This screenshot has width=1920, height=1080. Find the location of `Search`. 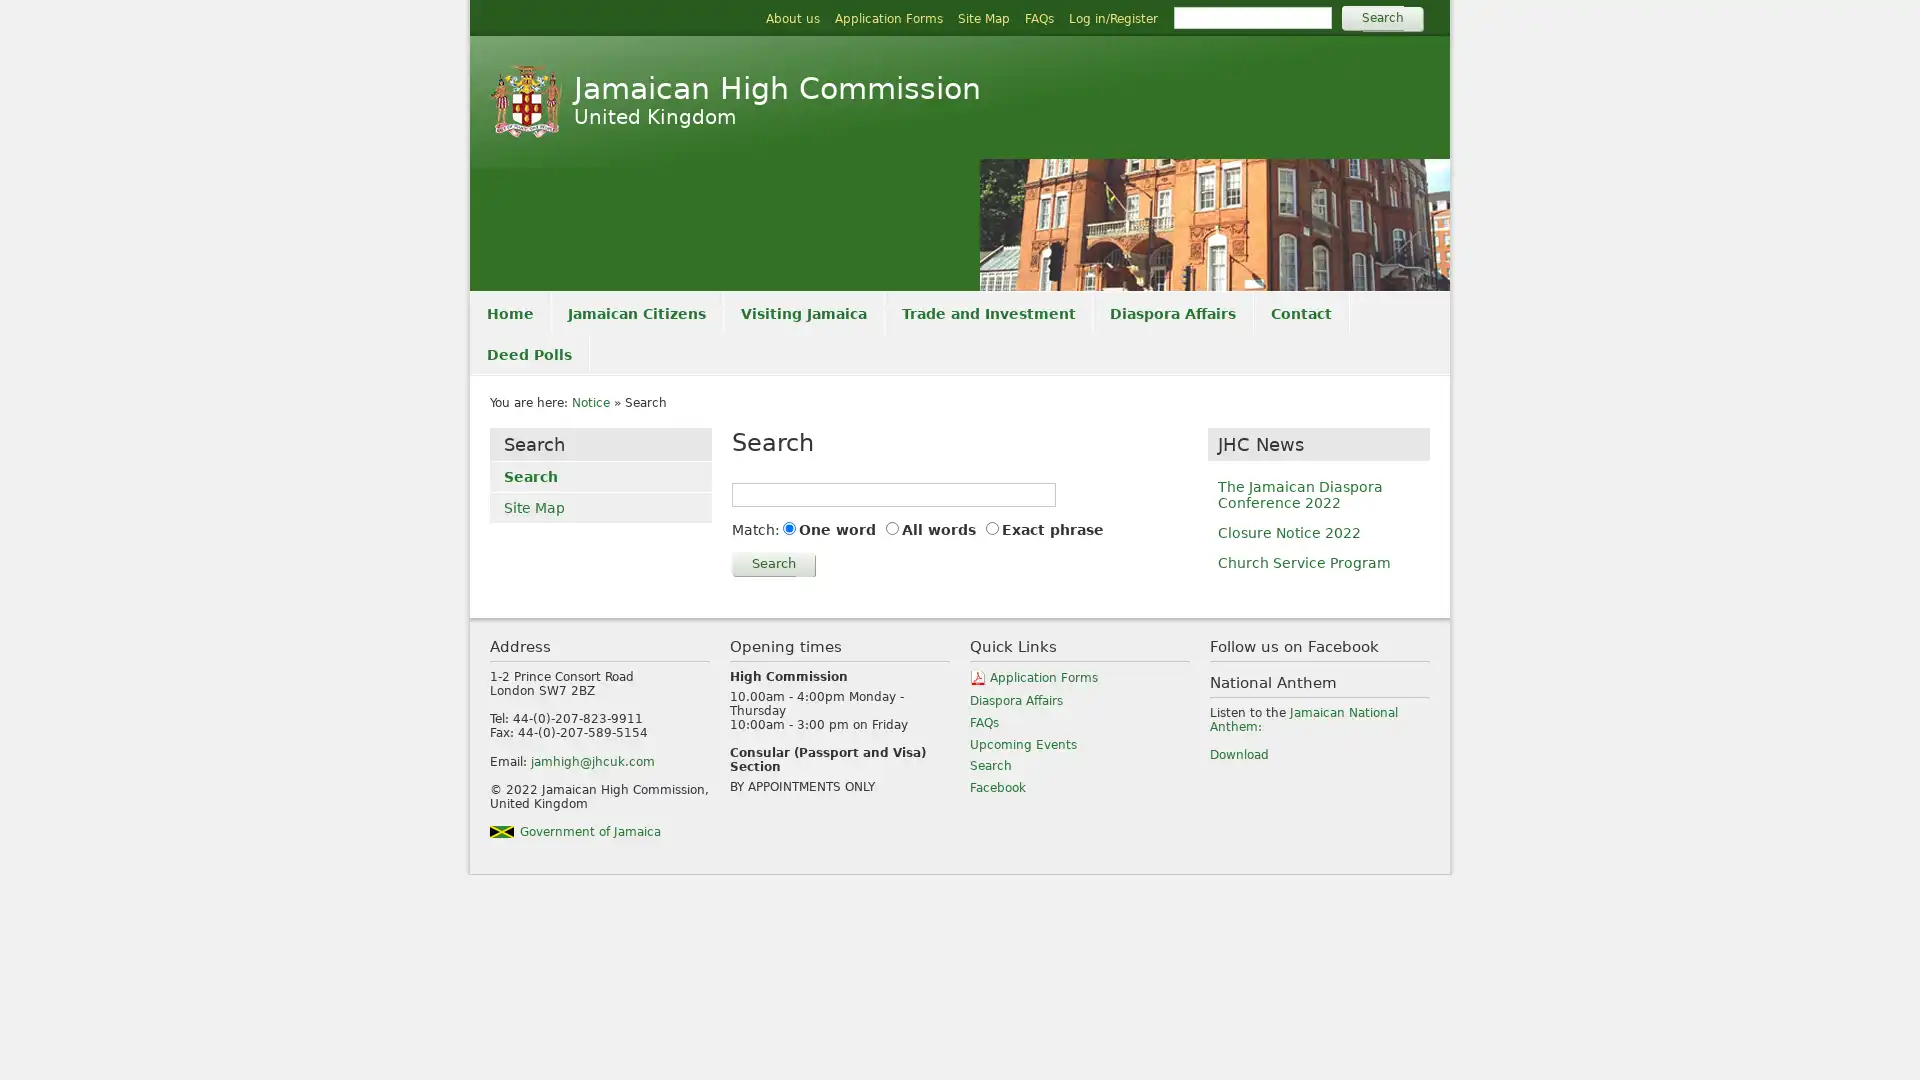

Search is located at coordinates (772, 564).